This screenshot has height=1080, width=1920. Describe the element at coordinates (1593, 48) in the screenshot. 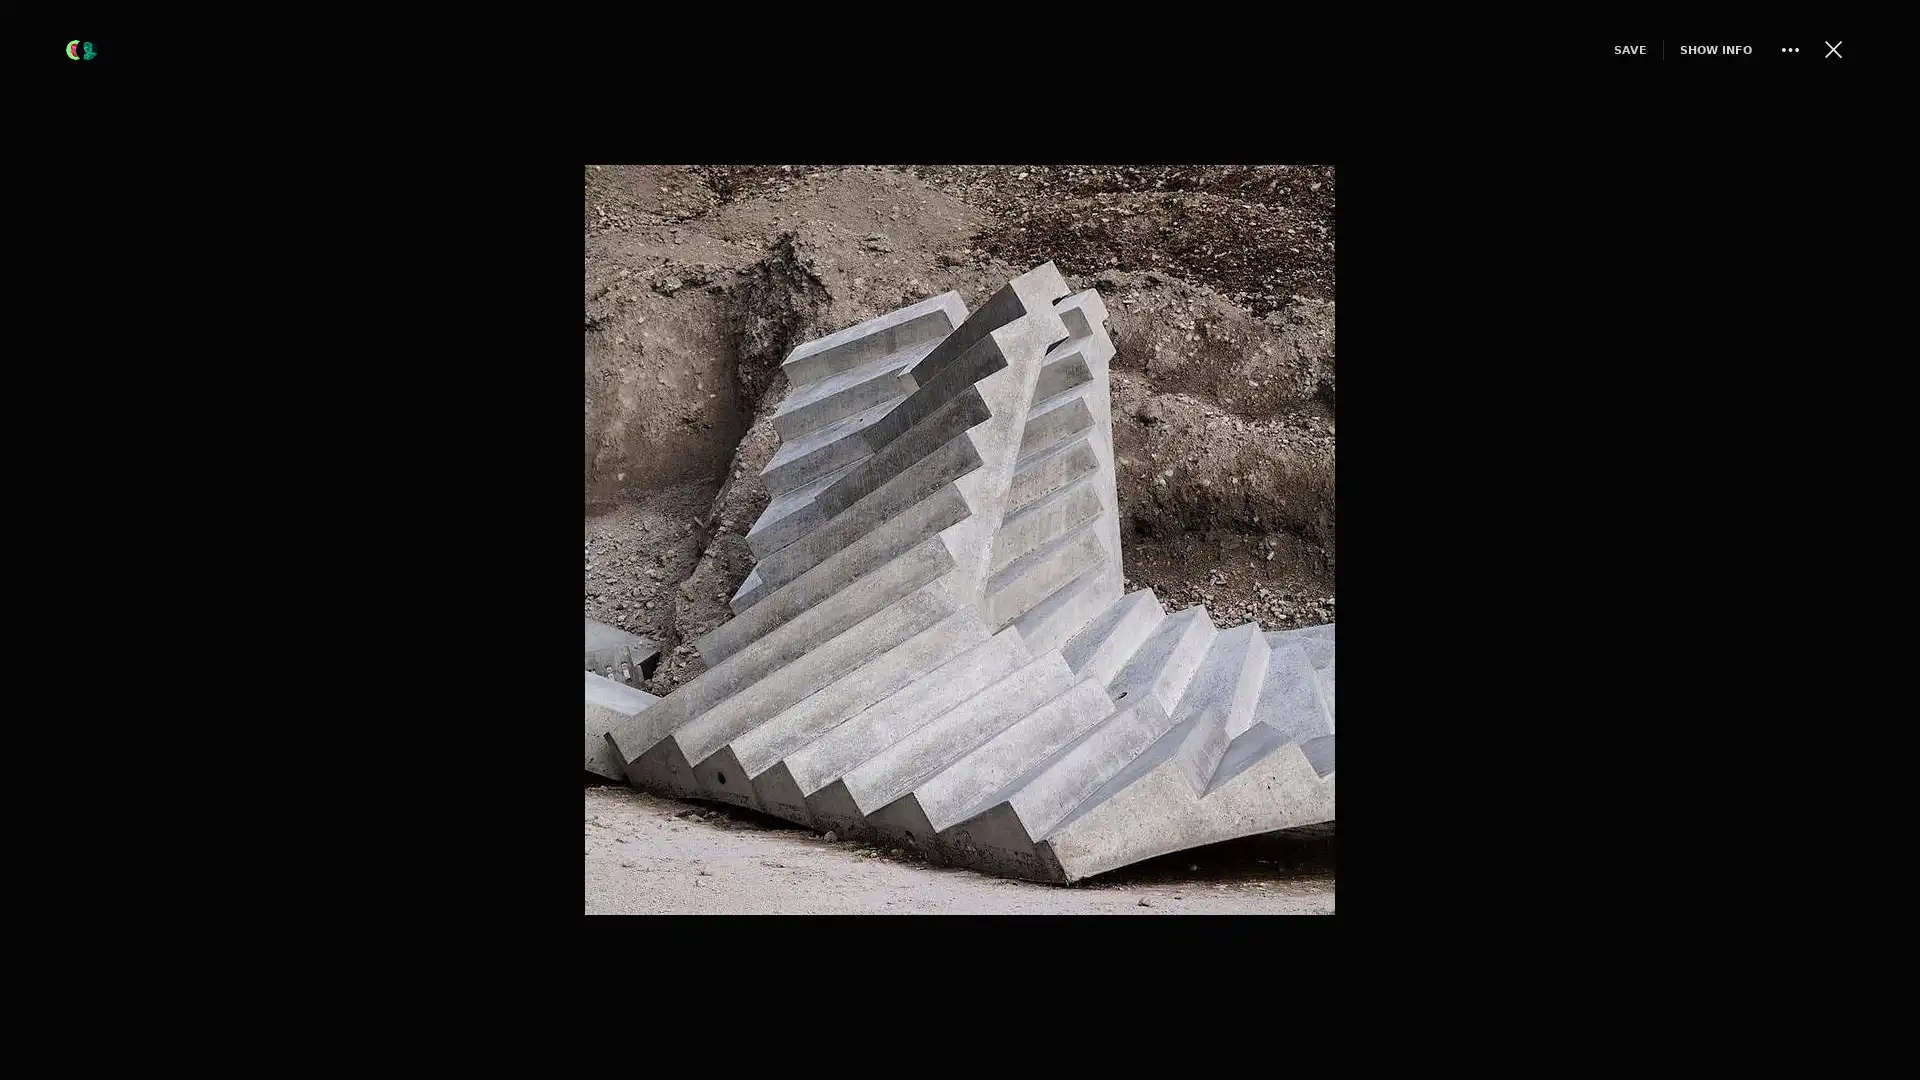

I see `SAVE` at that location.